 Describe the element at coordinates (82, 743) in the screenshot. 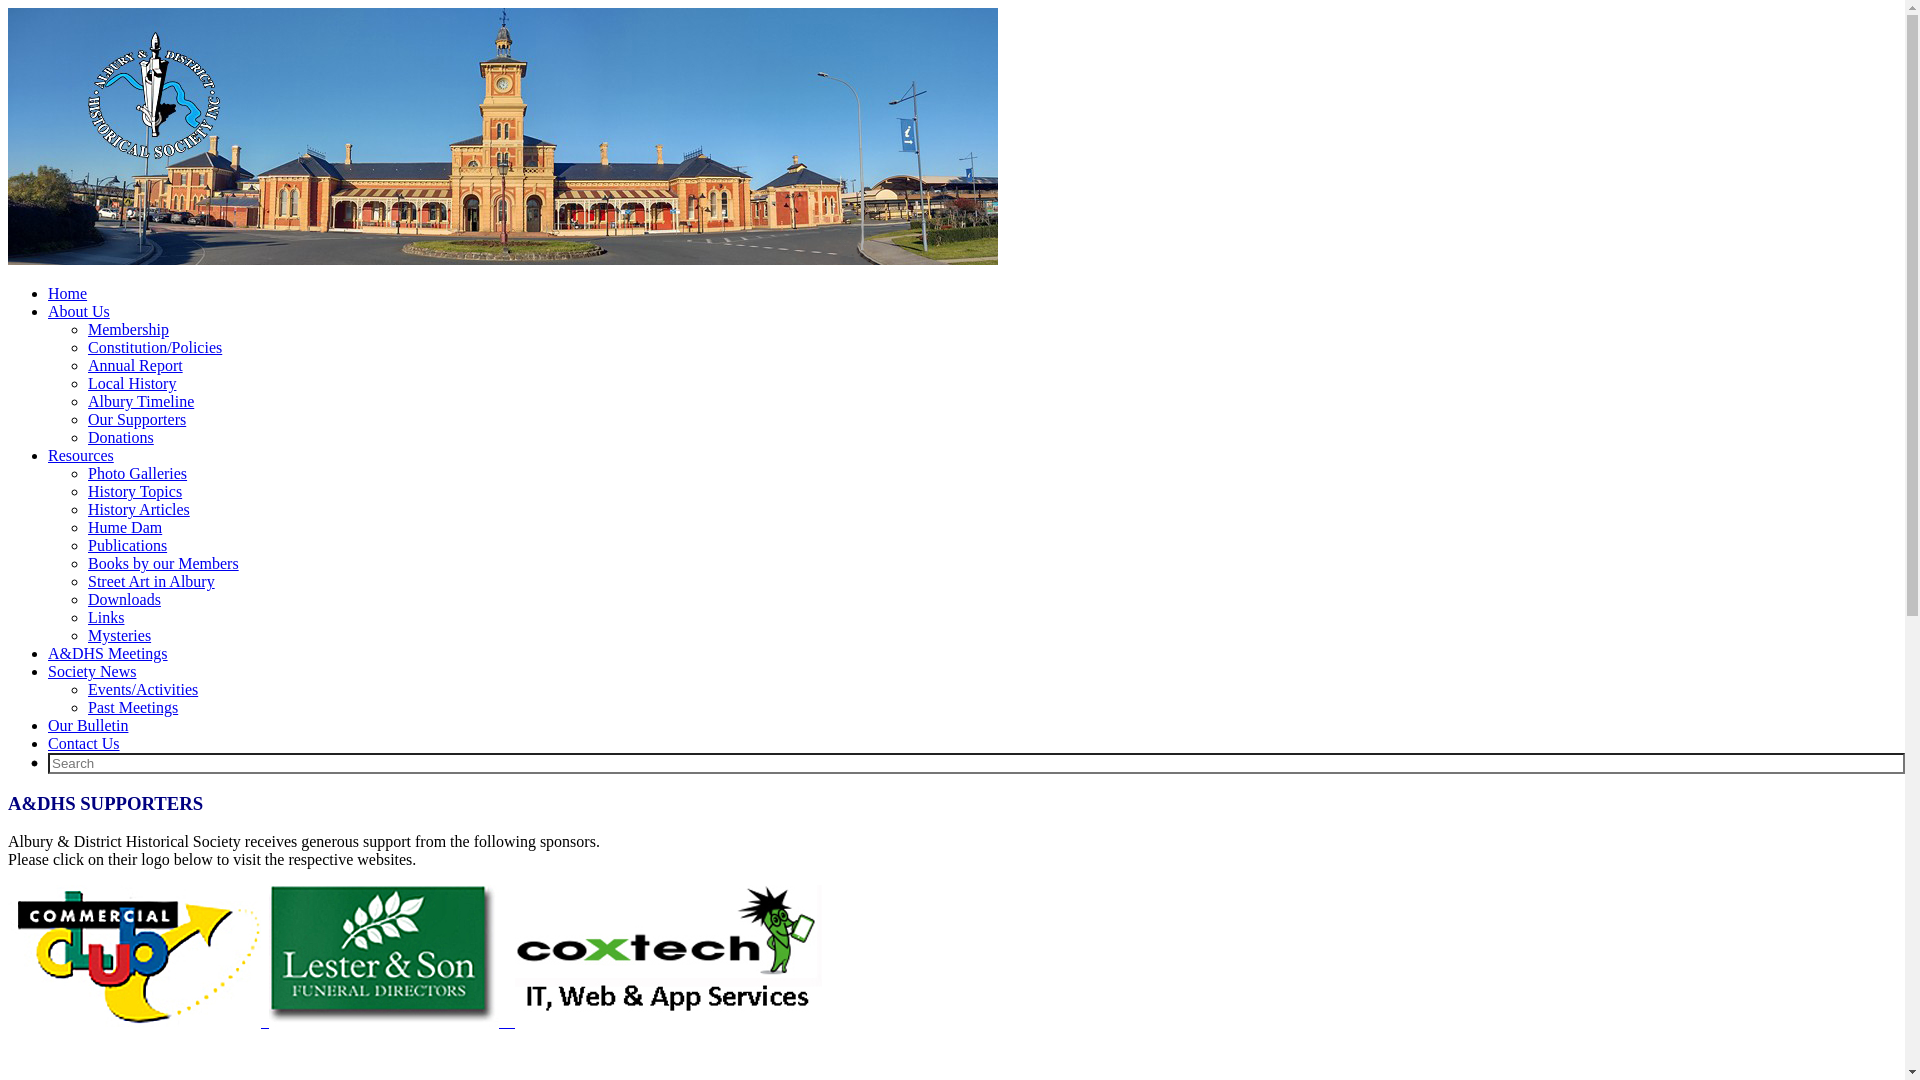

I see `'Contact Us'` at that location.